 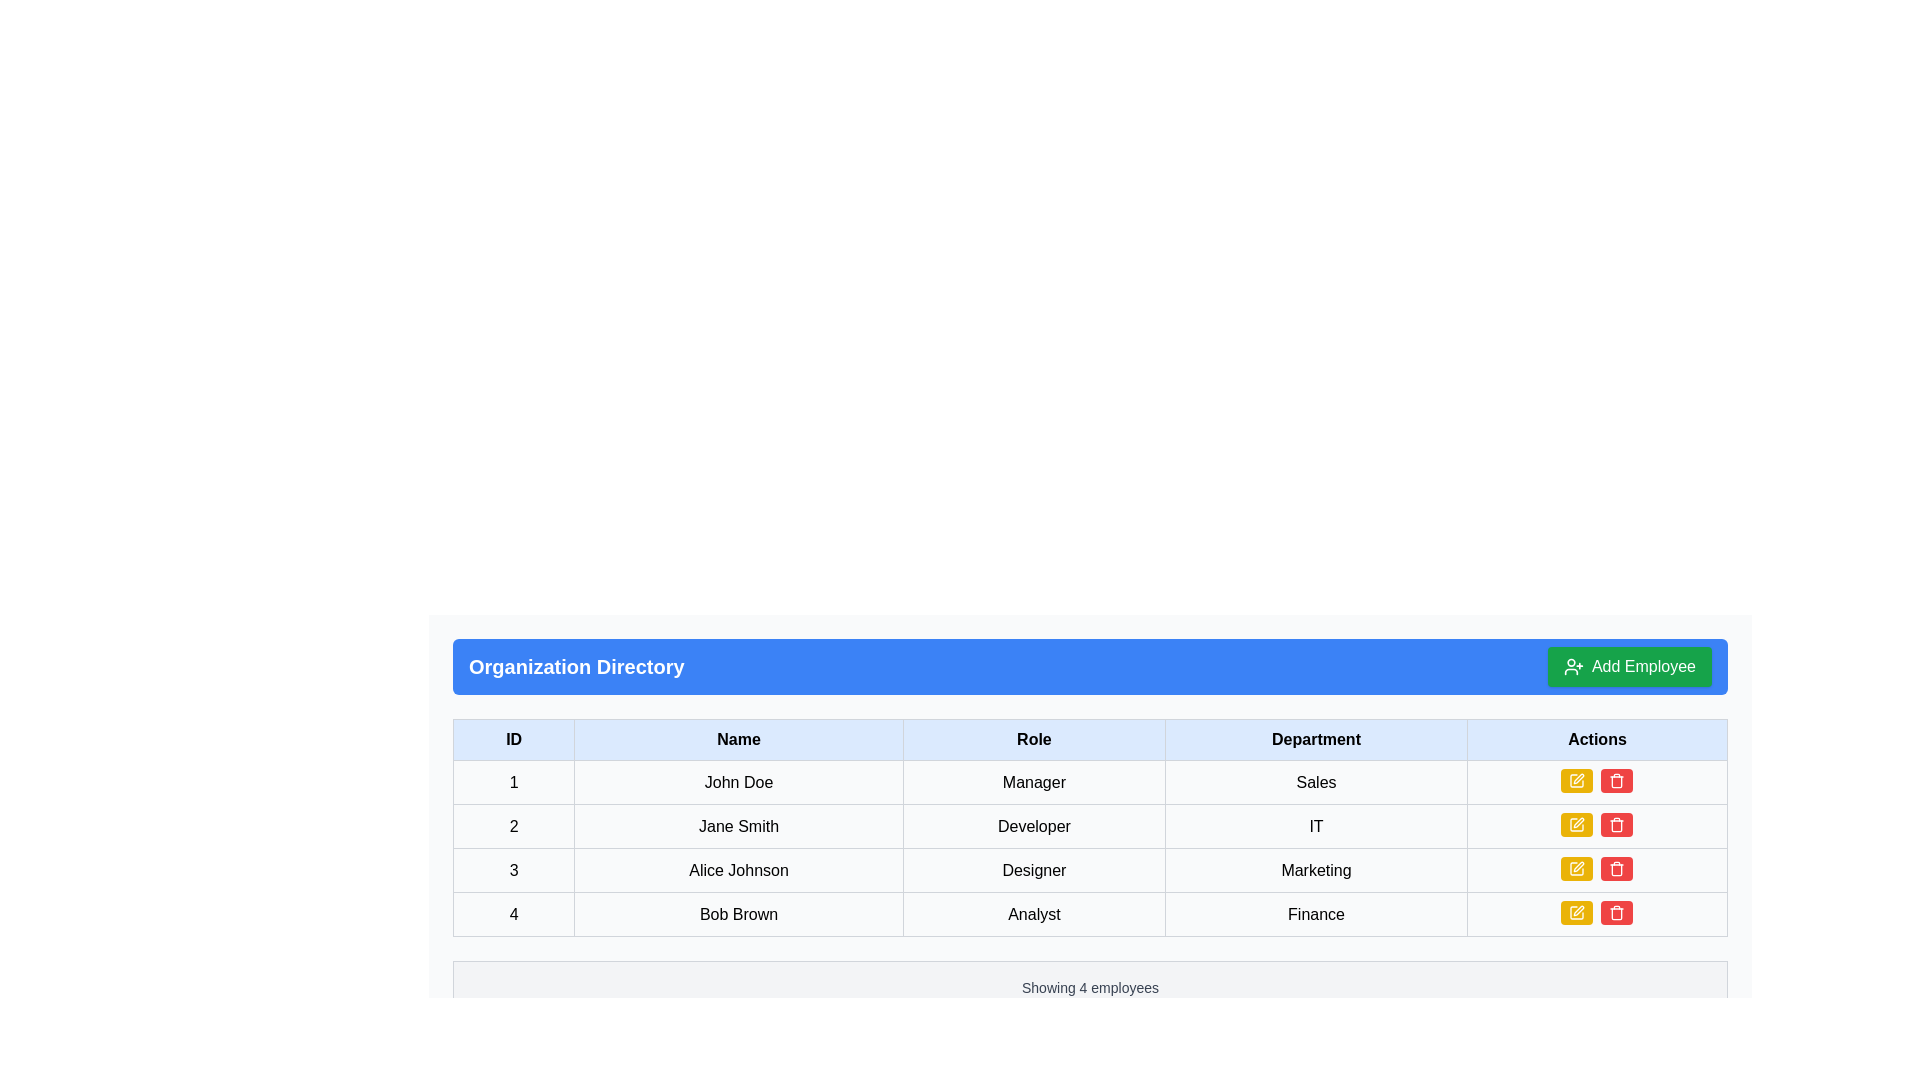 What do you see at coordinates (1576, 825) in the screenshot?
I see `the 'Edit' button located in the 'Actions' column of the second row for user 'Jane Smith' to initiate the edit action` at bounding box center [1576, 825].